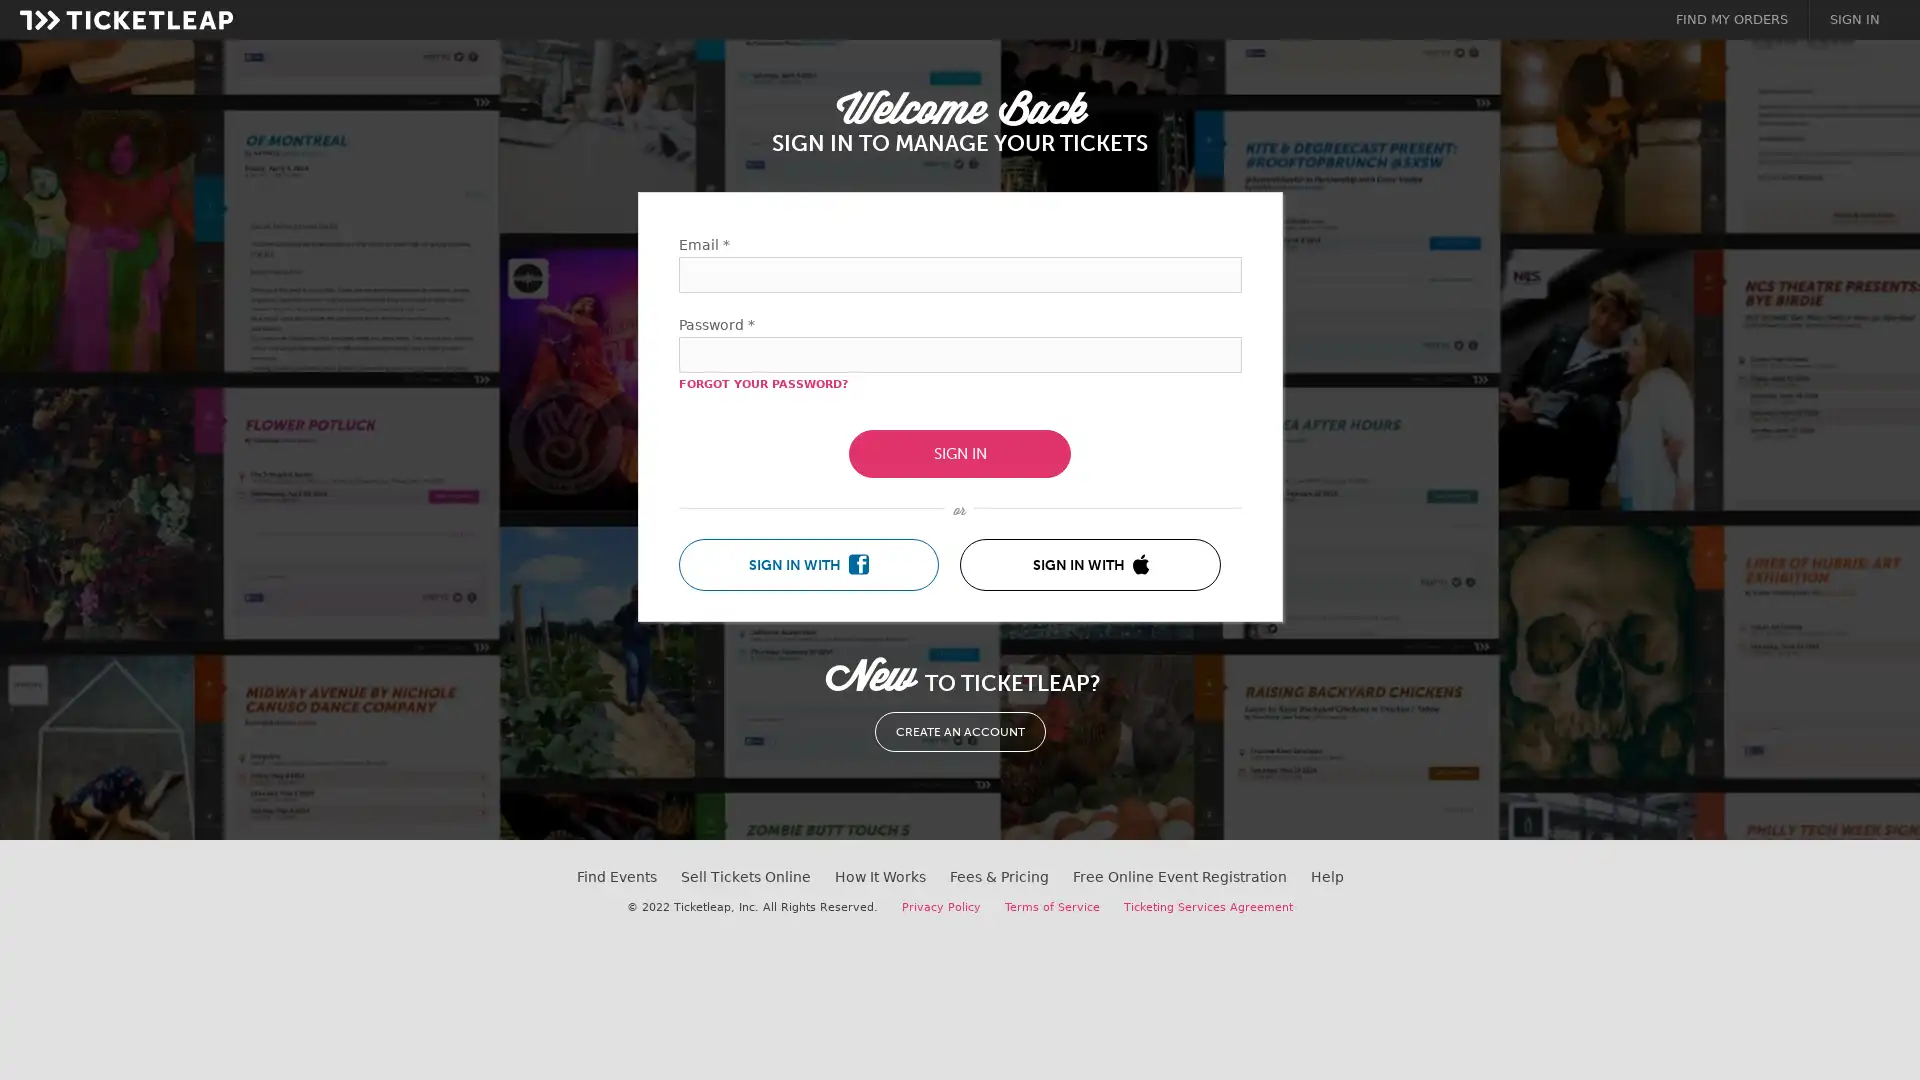 Image resolution: width=1920 pixels, height=1080 pixels. What do you see at coordinates (808, 564) in the screenshot?
I see `SIGN IN WITH` at bounding box center [808, 564].